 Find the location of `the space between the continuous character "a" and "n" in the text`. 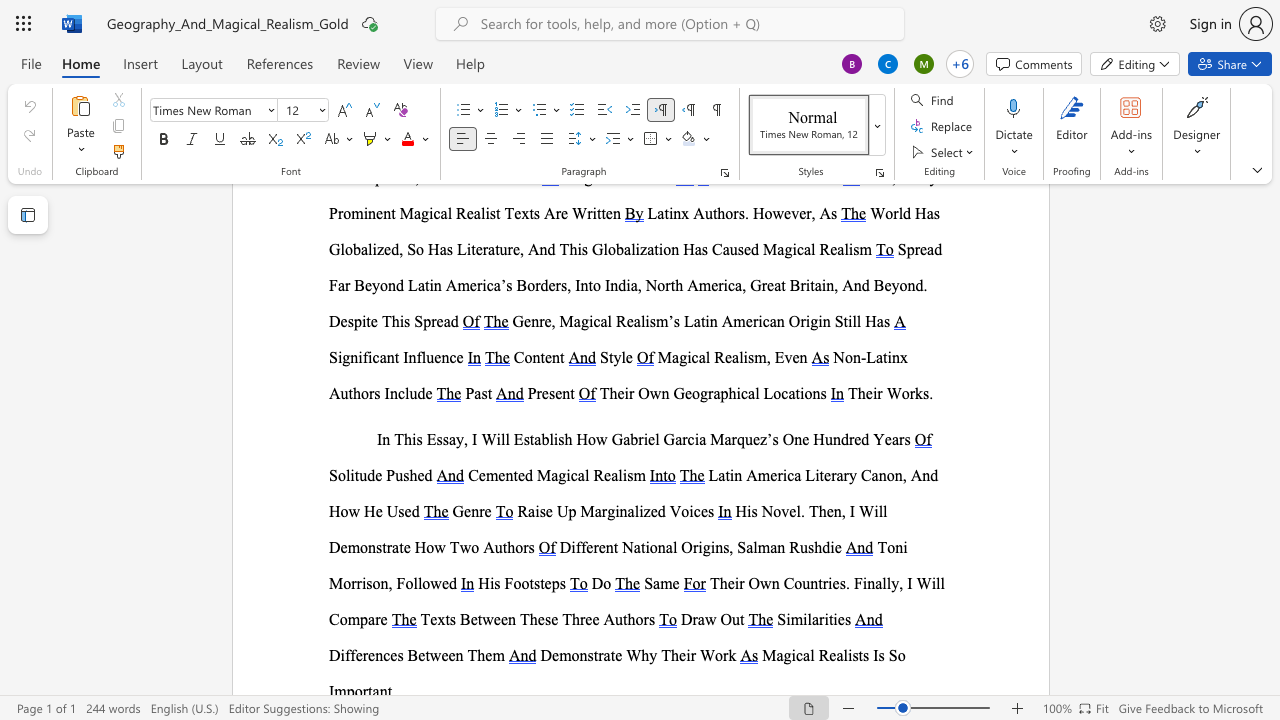

the space between the continuous character "a" and "n" in the text is located at coordinates (878, 475).